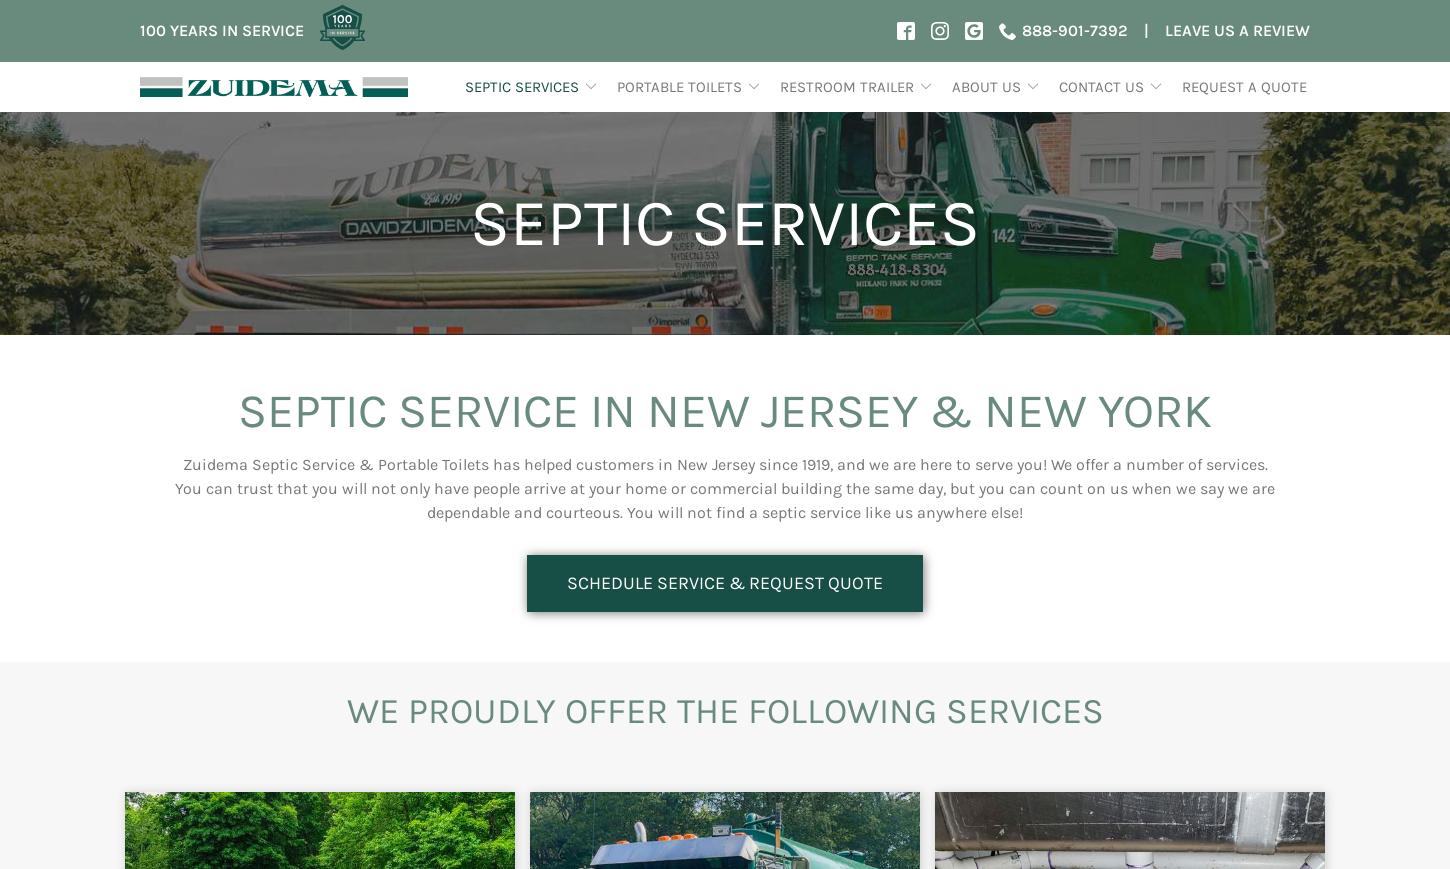  Describe the element at coordinates (1151, 176) in the screenshot. I see `'Rockland County, NJ'` at that location.